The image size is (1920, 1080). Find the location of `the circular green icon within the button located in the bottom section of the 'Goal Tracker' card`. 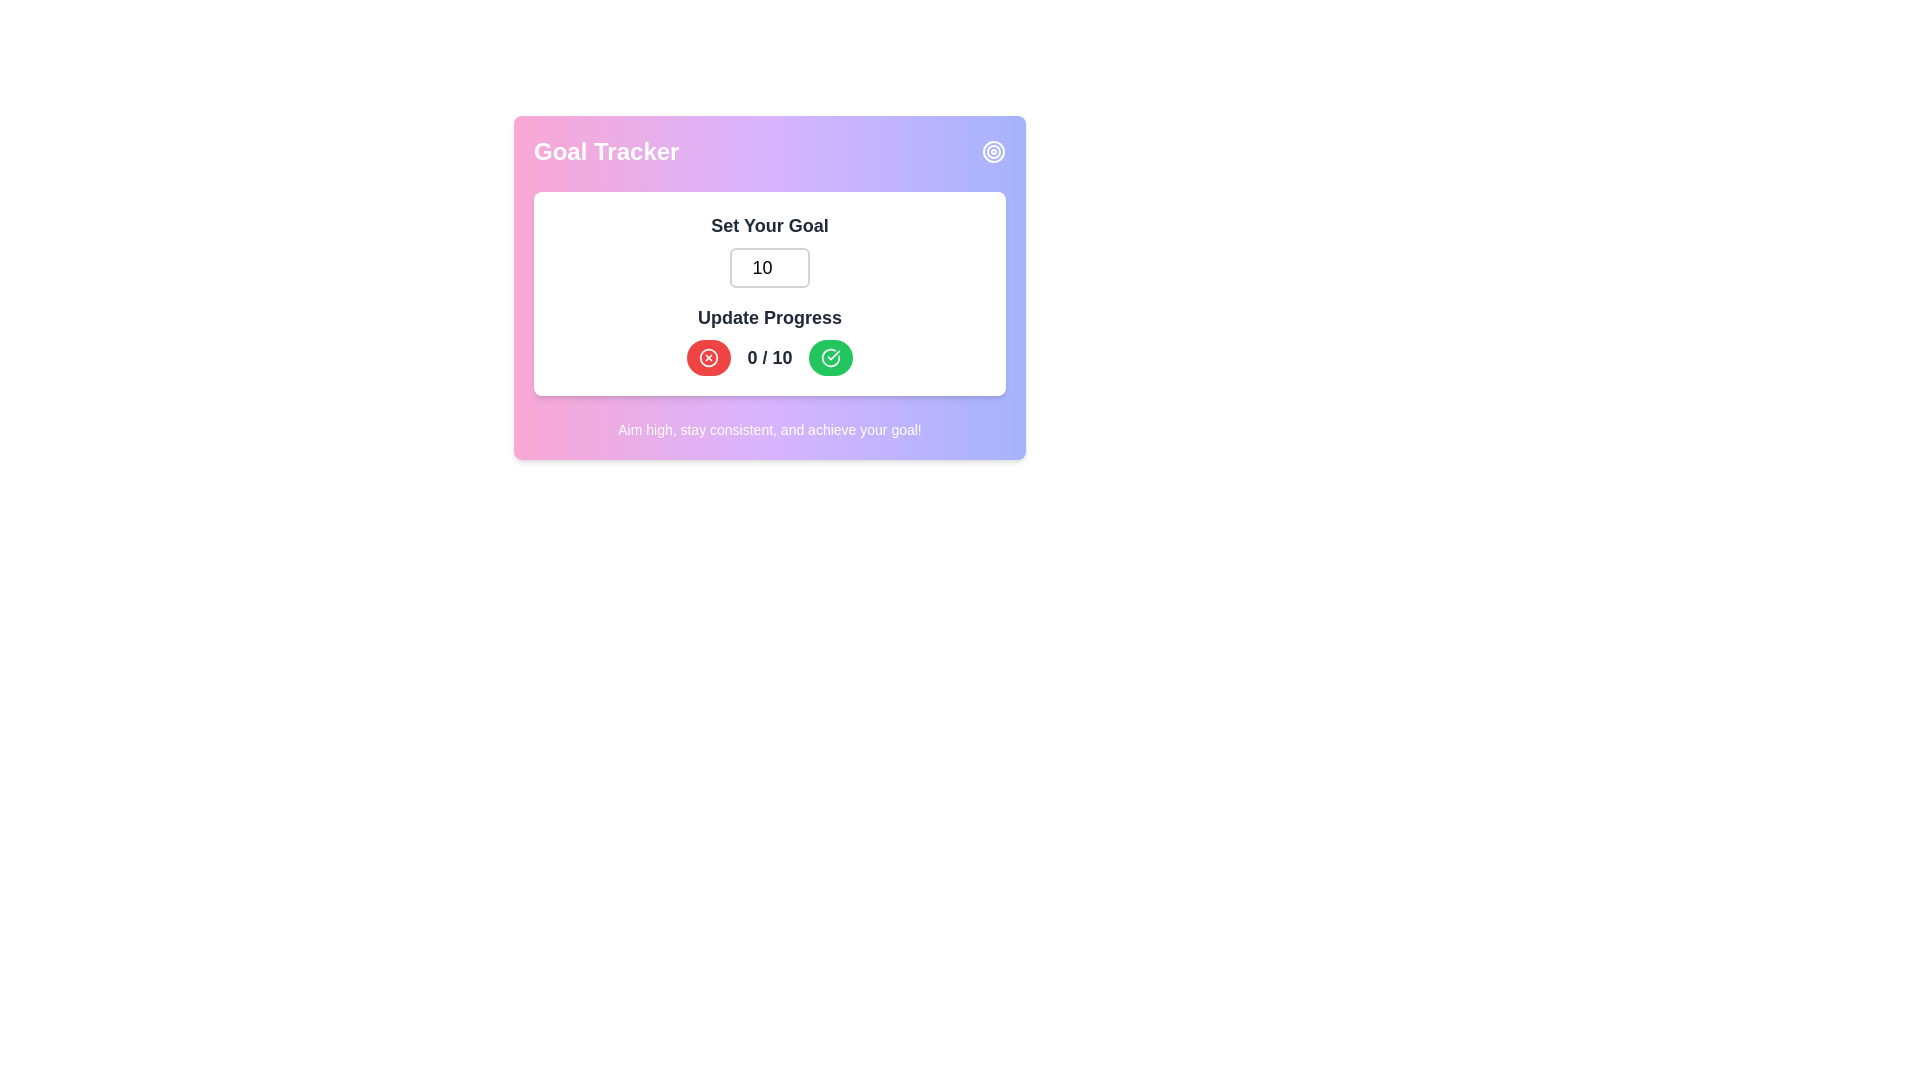

the circular green icon within the button located in the bottom section of the 'Goal Tracker' card is located at coordinates (830, 357).